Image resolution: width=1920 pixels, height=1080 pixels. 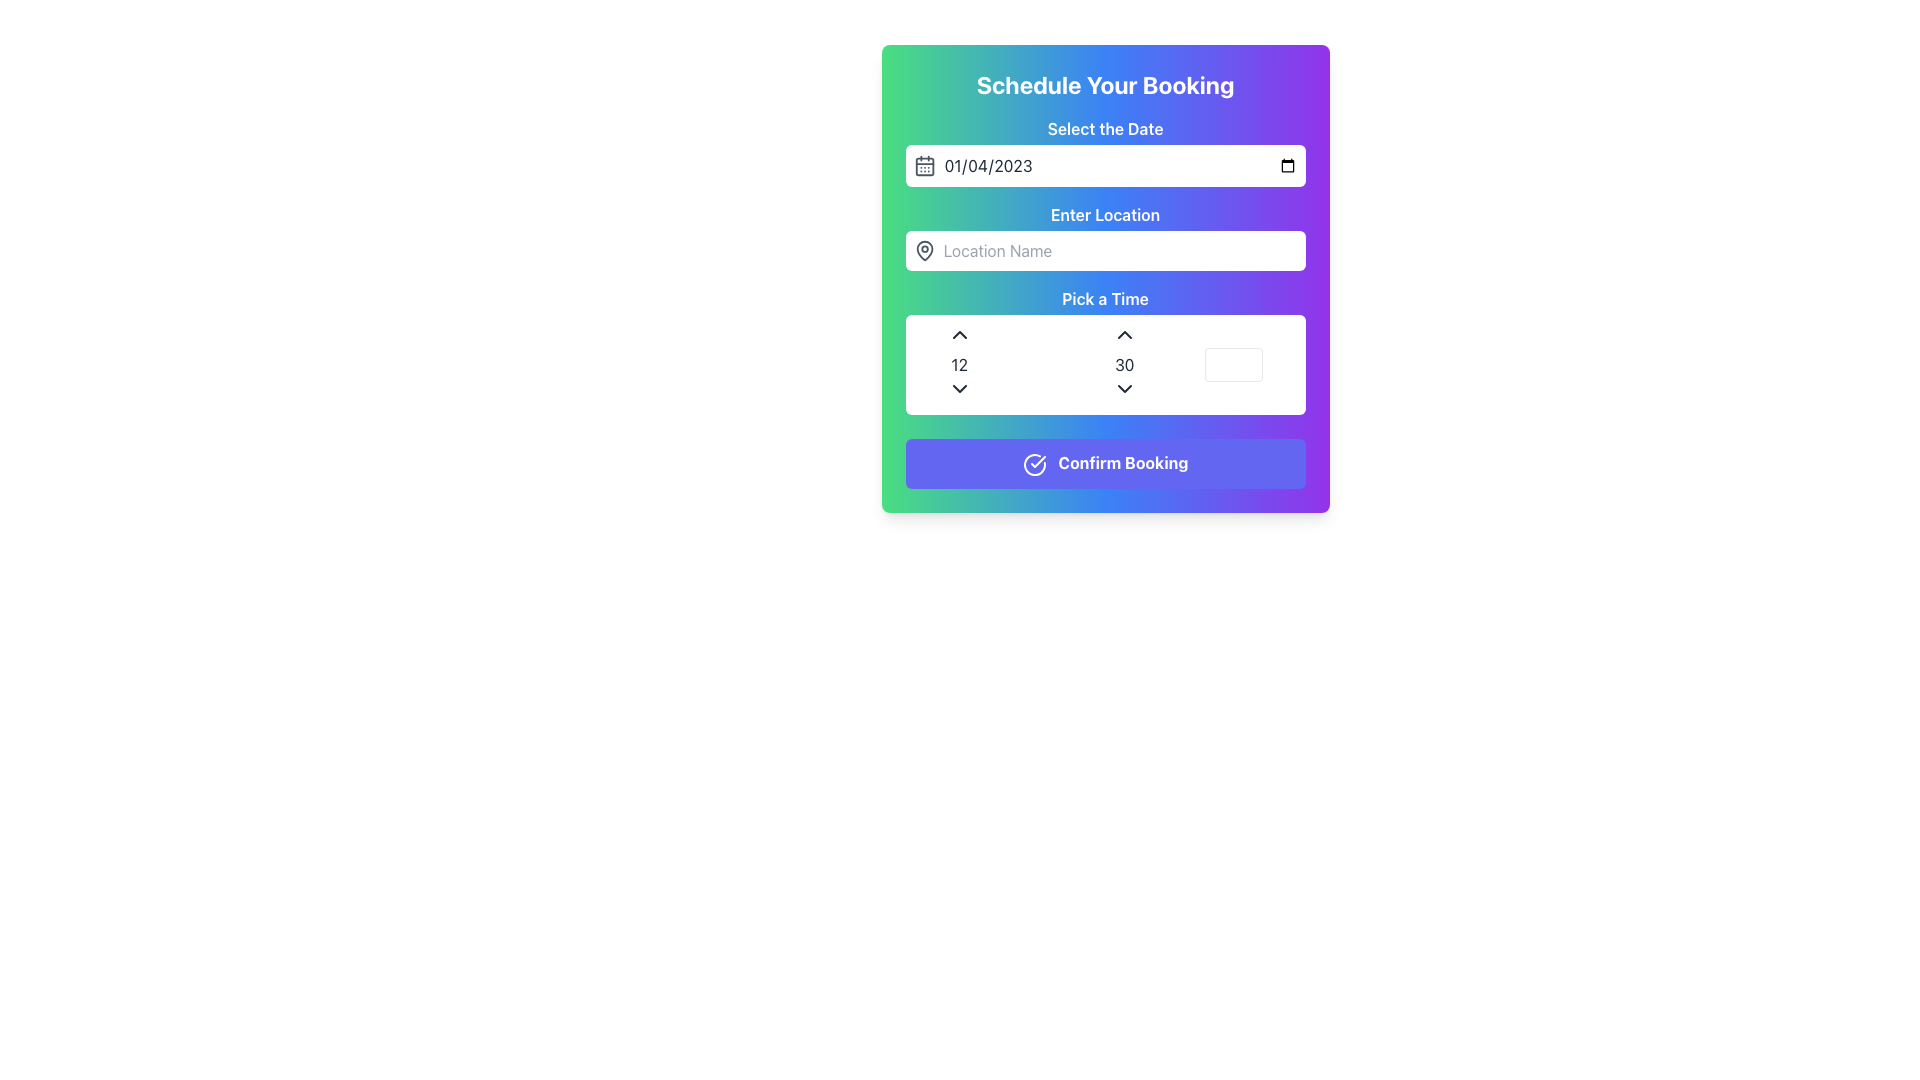 What do you see at coordinates (1120, 164) in the screenshot?
I see `the date input field located at the top of the 'Select the Date' section within the 'Schedule Your Booking' form to open the adjacent calendar picker` at bounding box center [1120, 164].